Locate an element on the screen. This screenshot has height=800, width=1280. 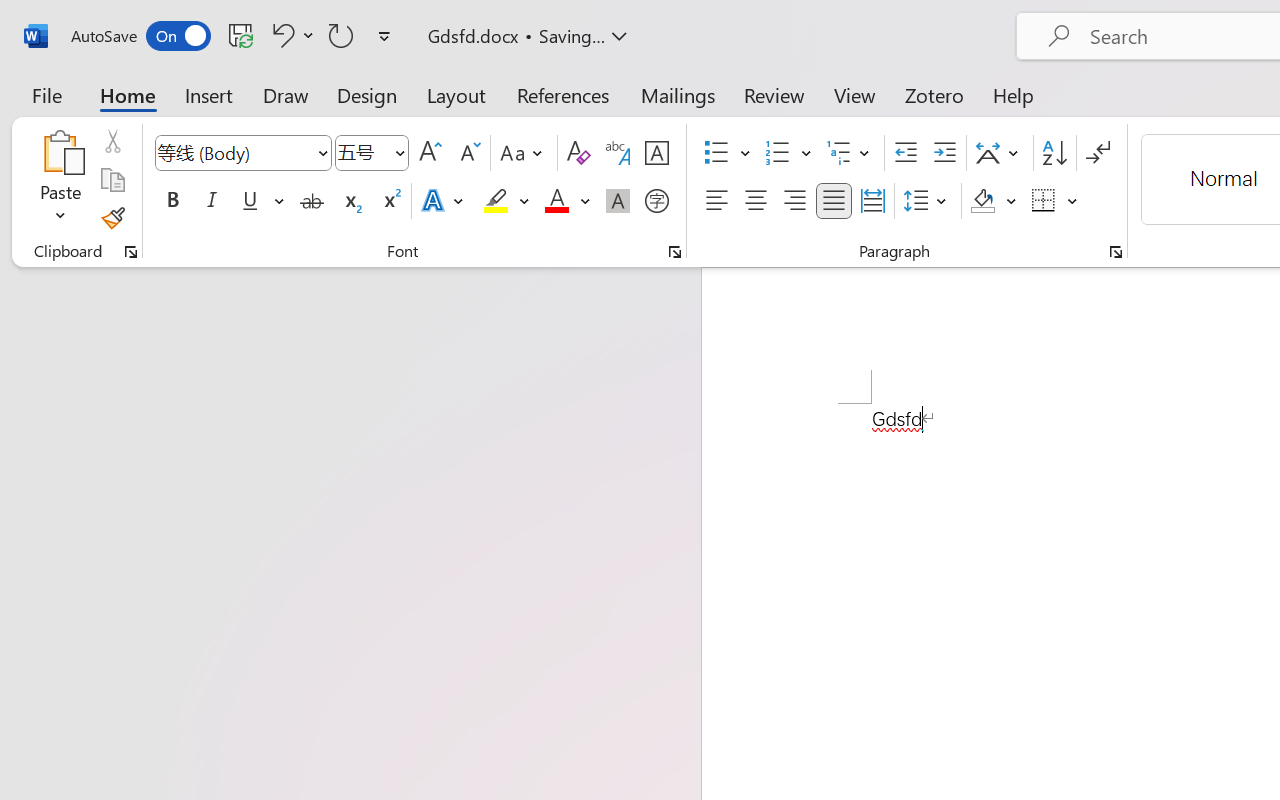
'Italic' is located at coordinates (212, 201).